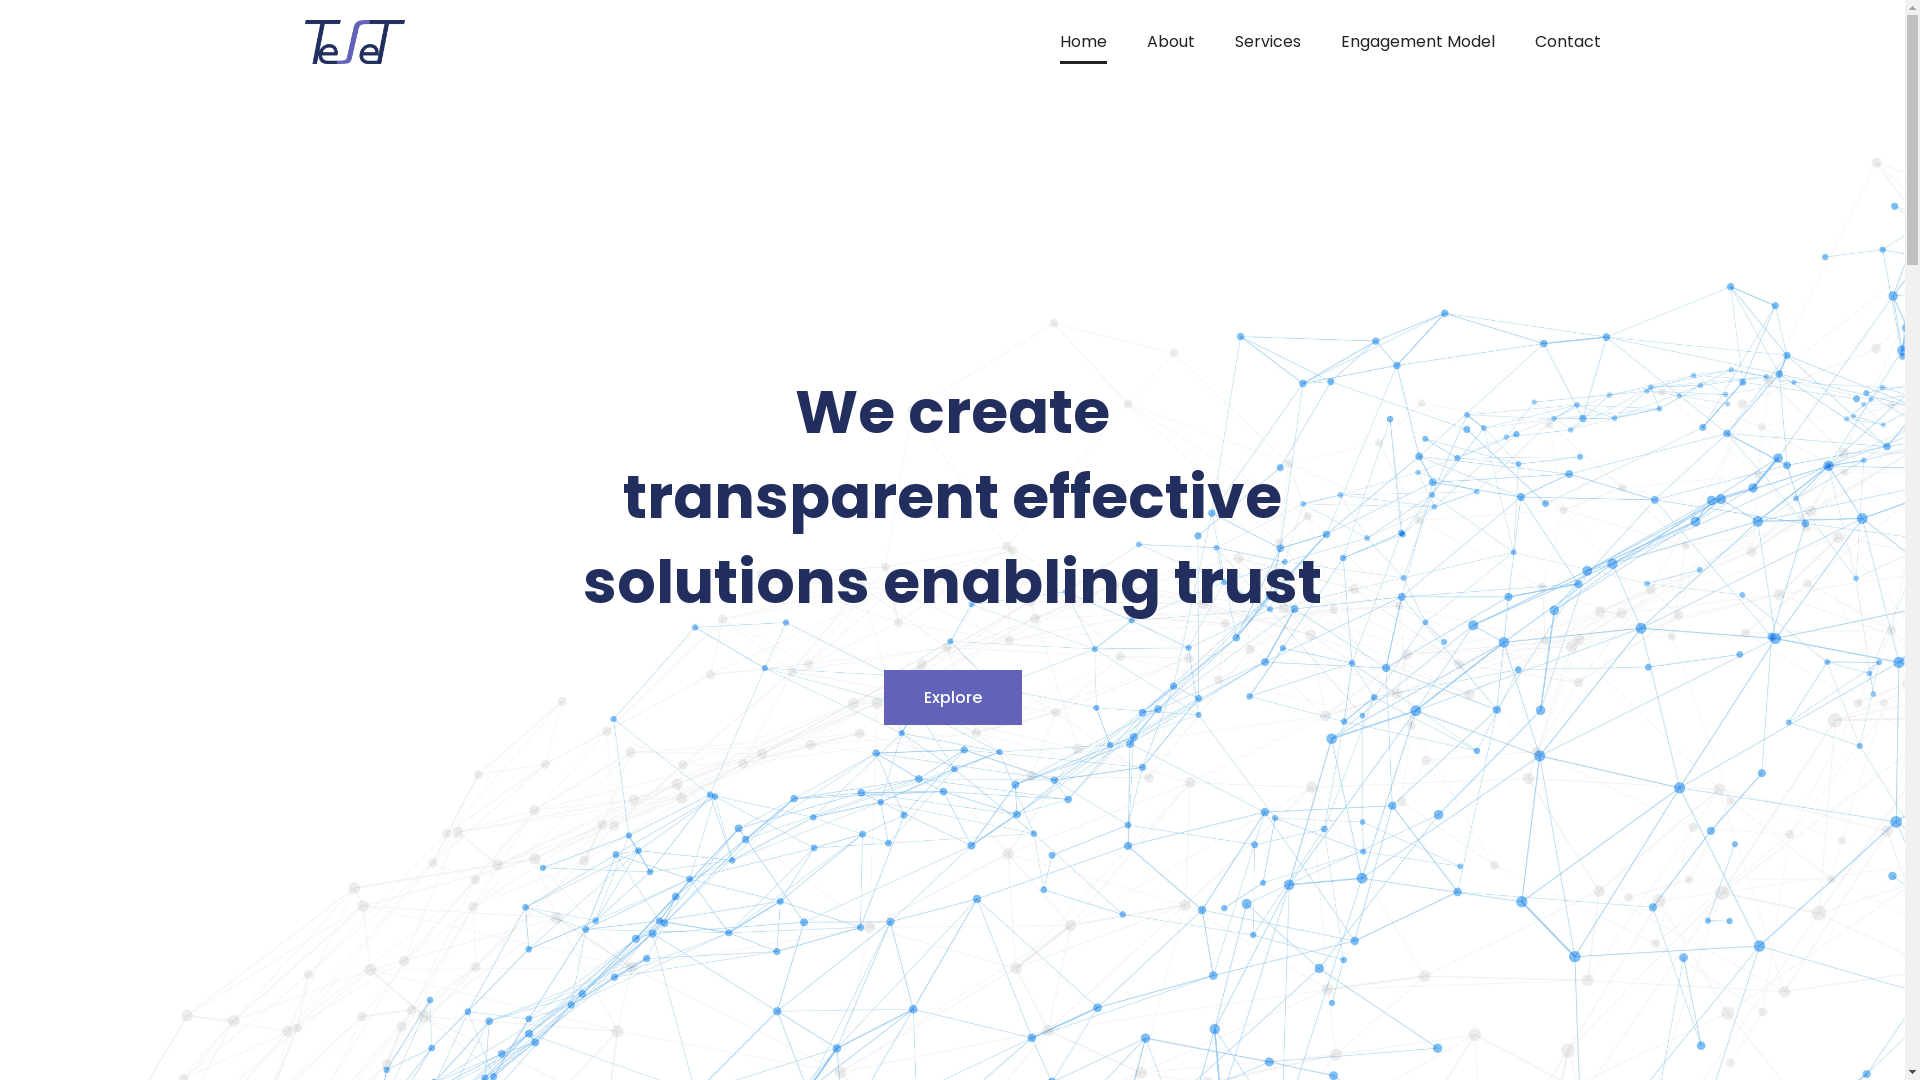 The height and width of the screenshot is (1080, 1920). What do you see at coordinates (1266, 42) in the screenshot?
I see `'Services'` at bounding box center [1266, 42].